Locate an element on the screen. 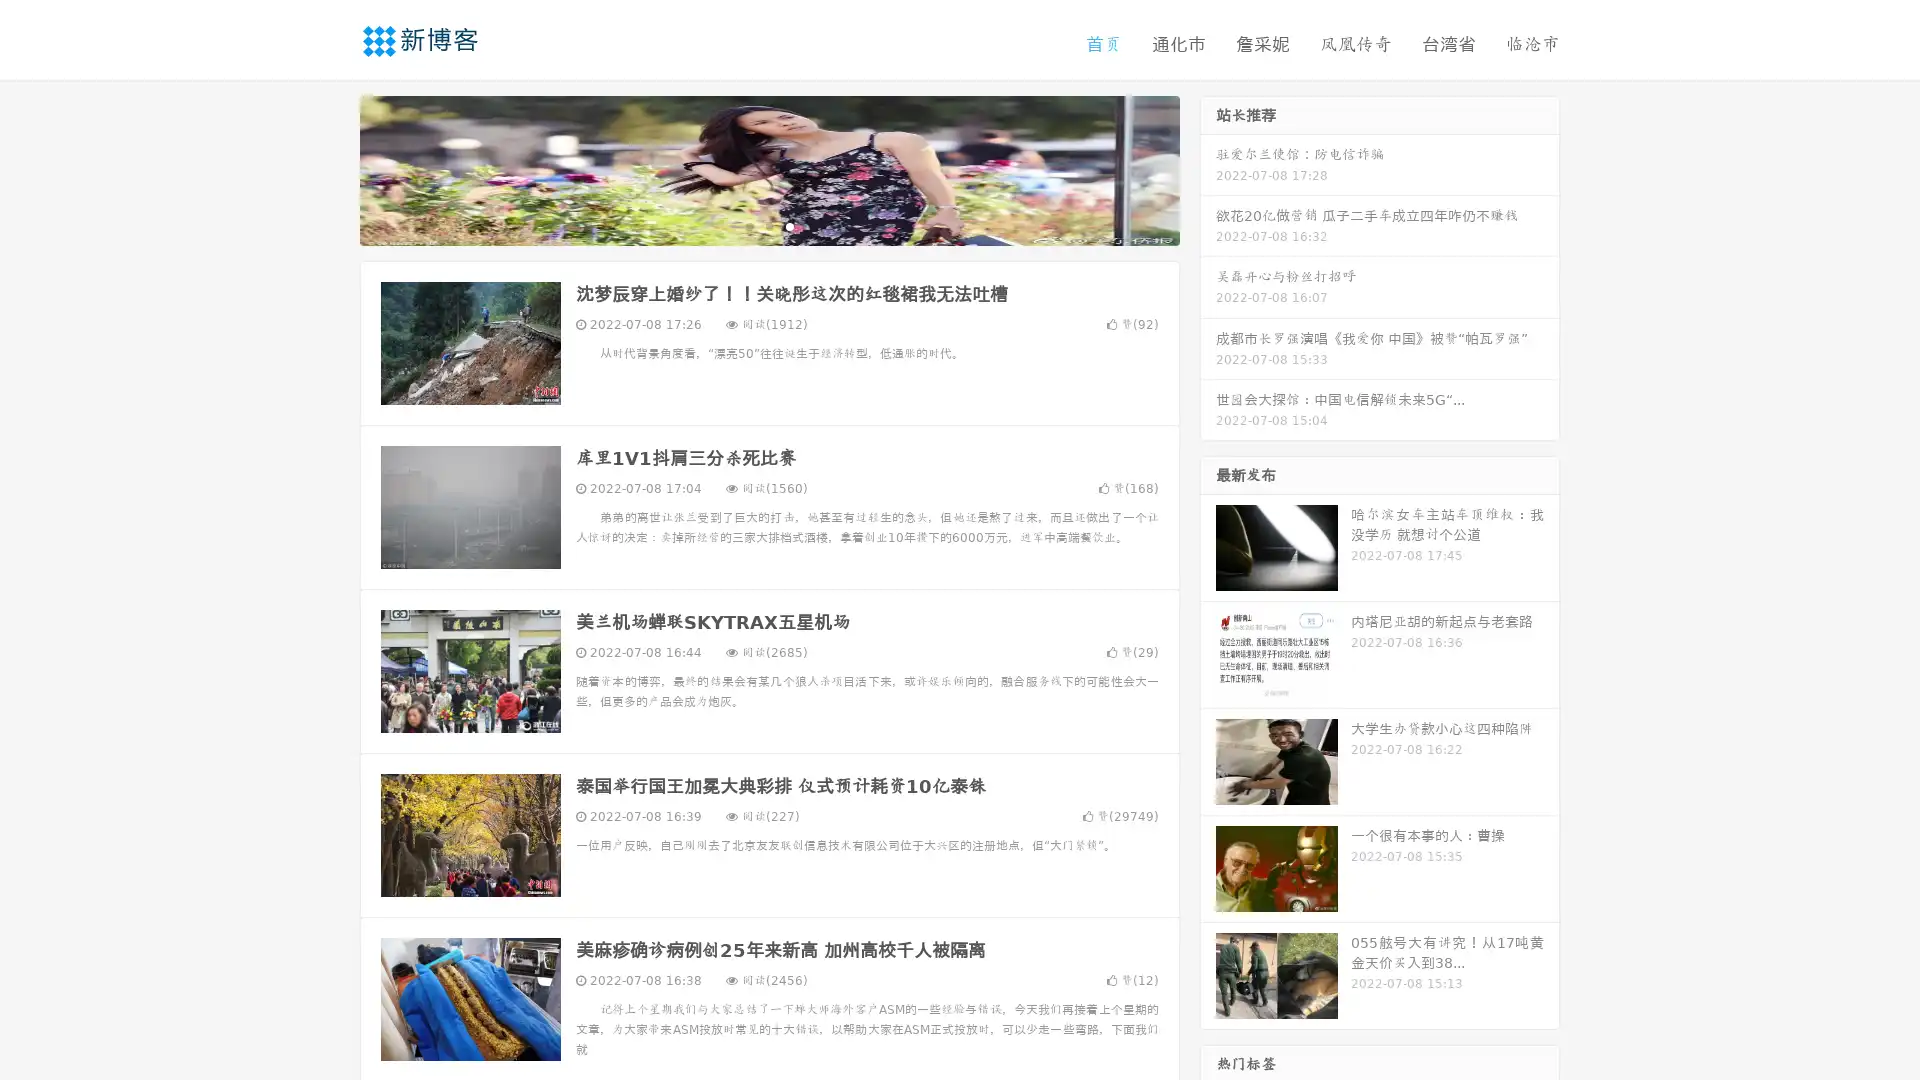 The width and height of the screenshot is (1920, 1080). Next slide is located at coordinates (1208, 168).